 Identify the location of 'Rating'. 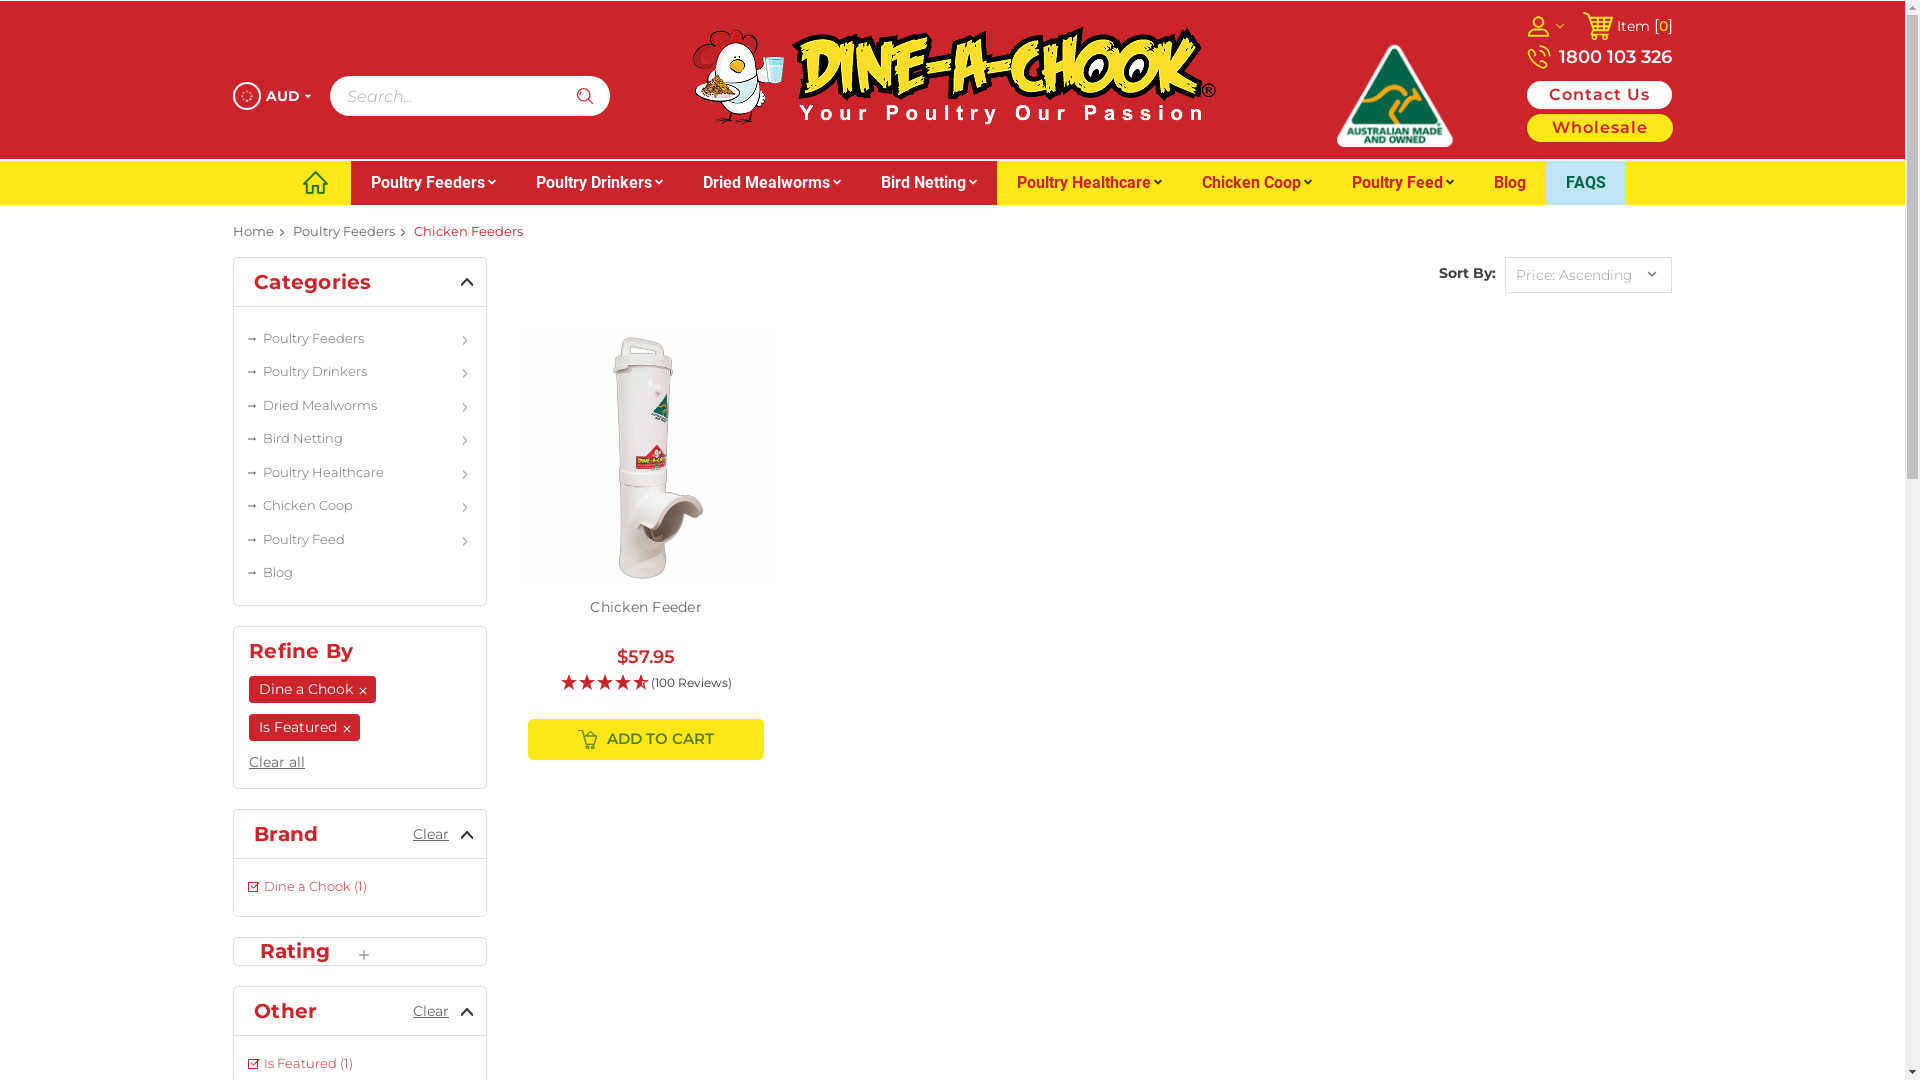
(305, 950).